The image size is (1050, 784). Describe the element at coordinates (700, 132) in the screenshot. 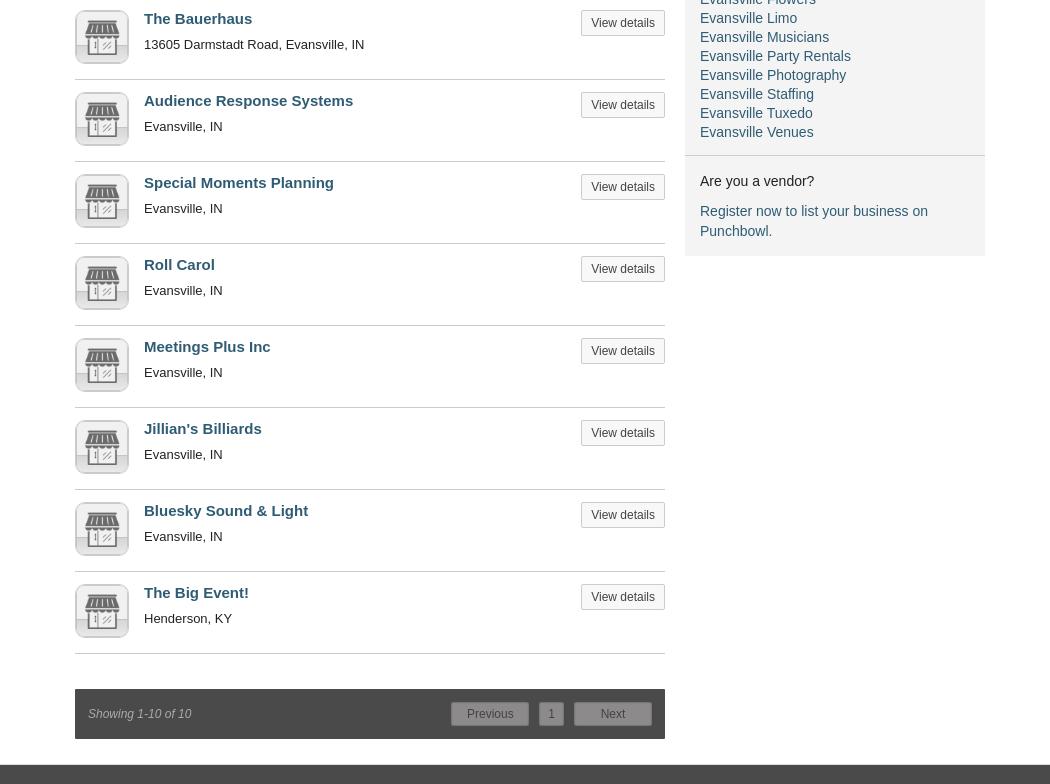

I see `'Evansville Venues'` at that location.